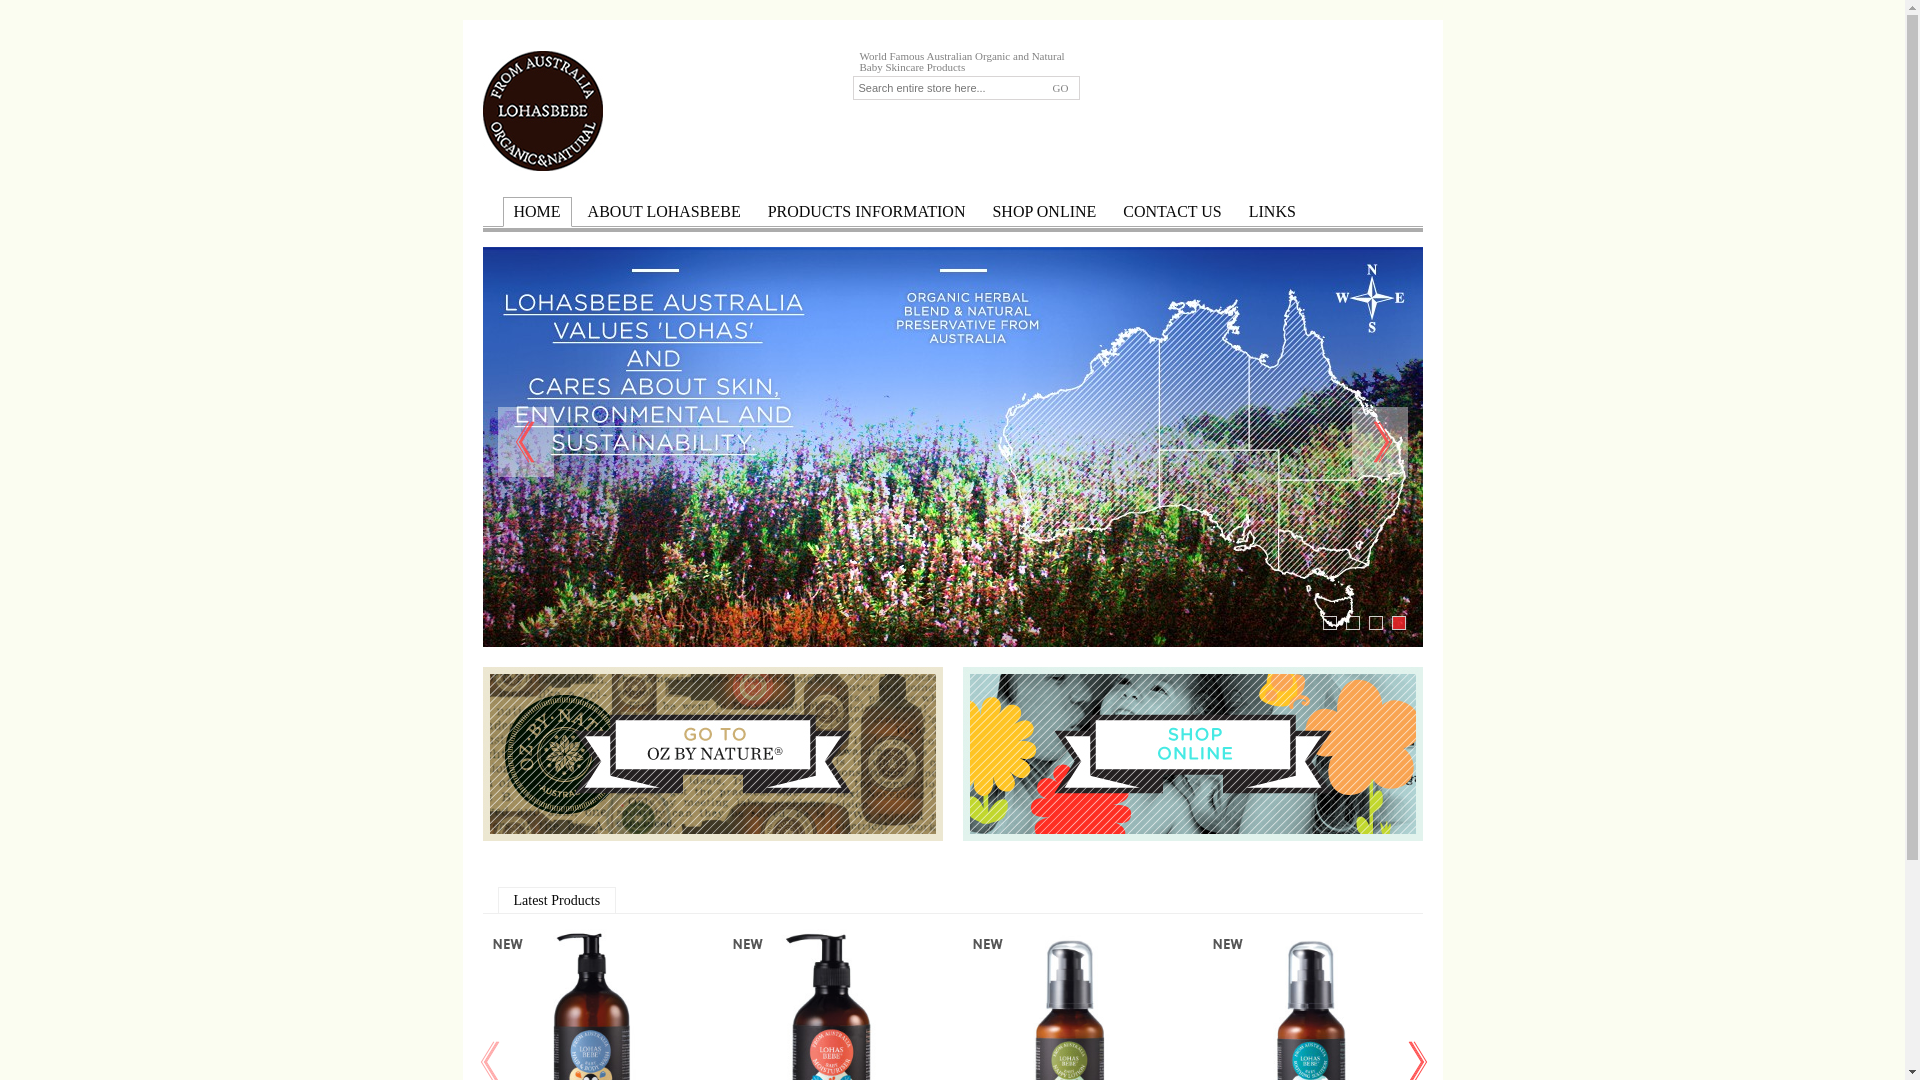 Image resolution: width=1920 pixels, height=1080 pixels. Describe the element at coordinates (1059, 87) in the screenshot. I see `'GO'` at that location.